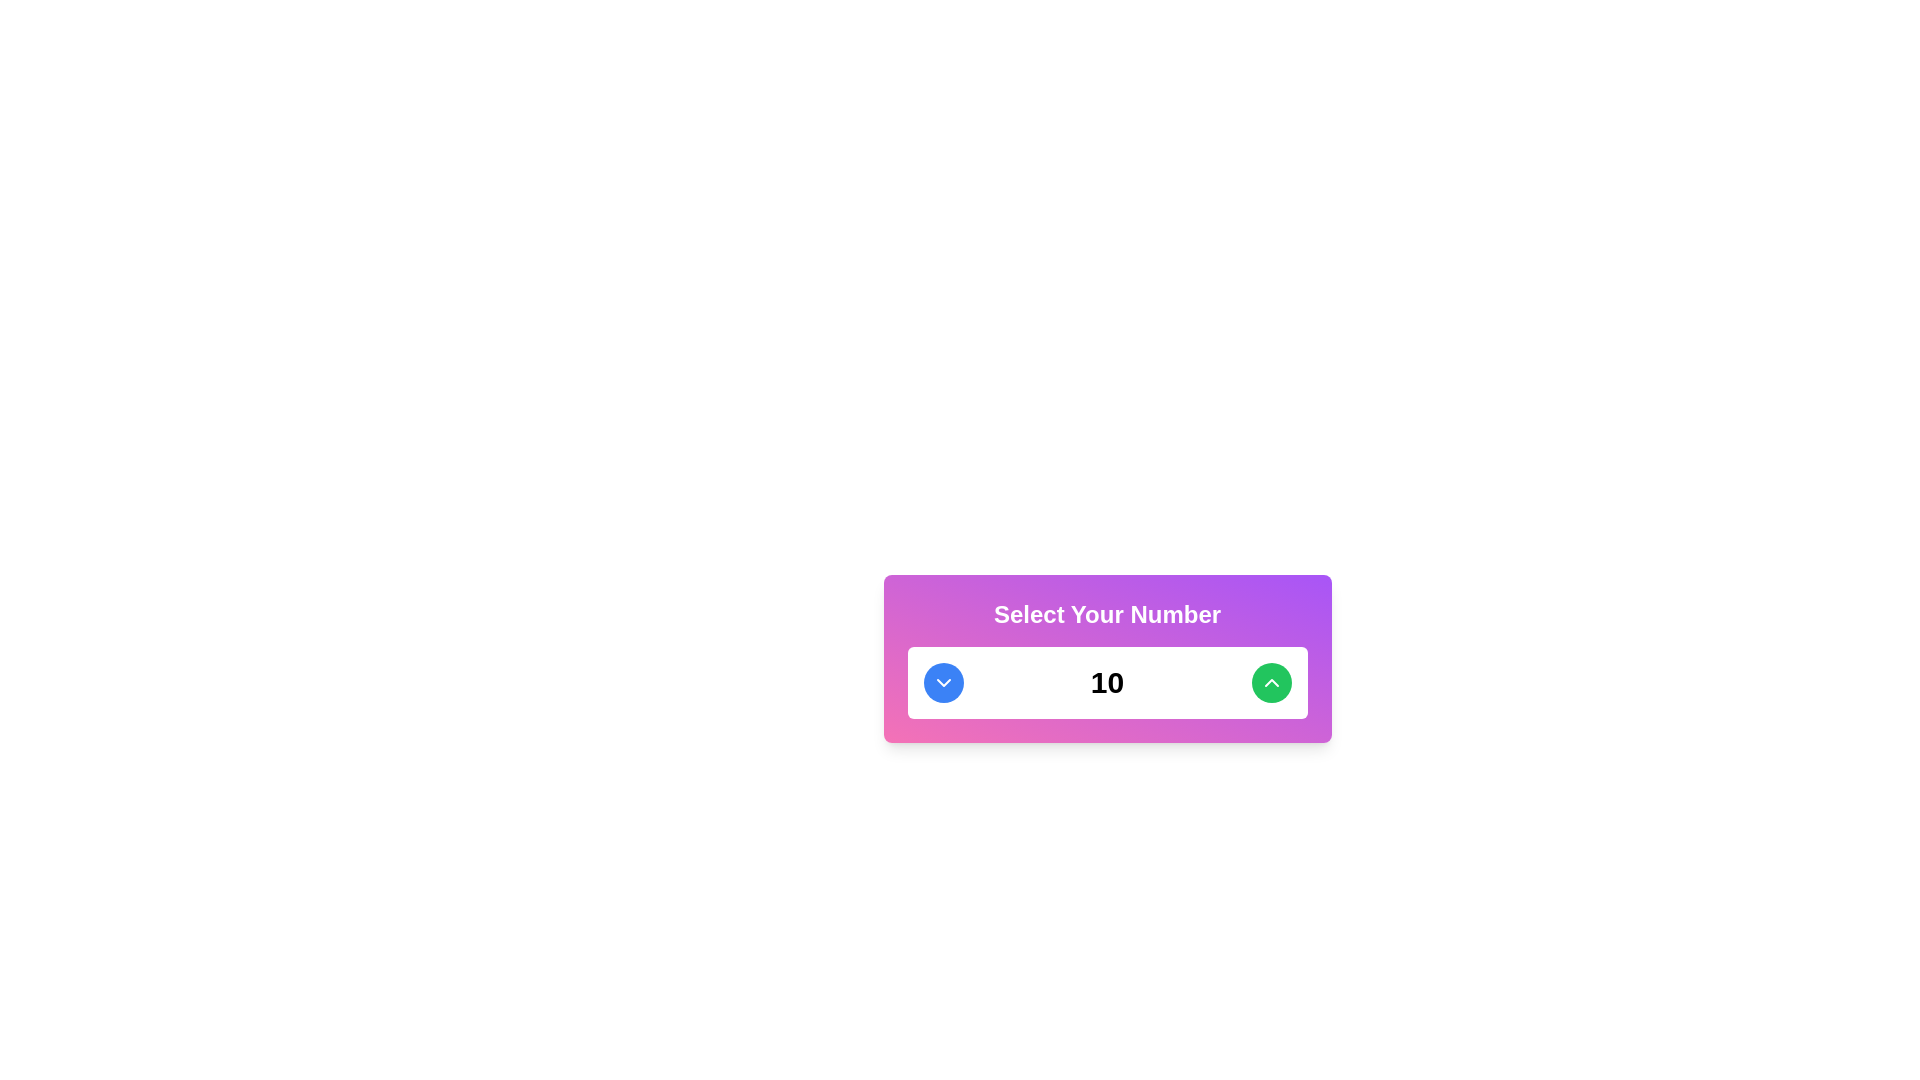 This screenshot has width=1920, height=1080. Describe the element at coordinates (942, 681) in the screenshot. I see `the downward-pointing chevron icon centered within the circular button on the left side of the input box displaying the number '10'` at that location.